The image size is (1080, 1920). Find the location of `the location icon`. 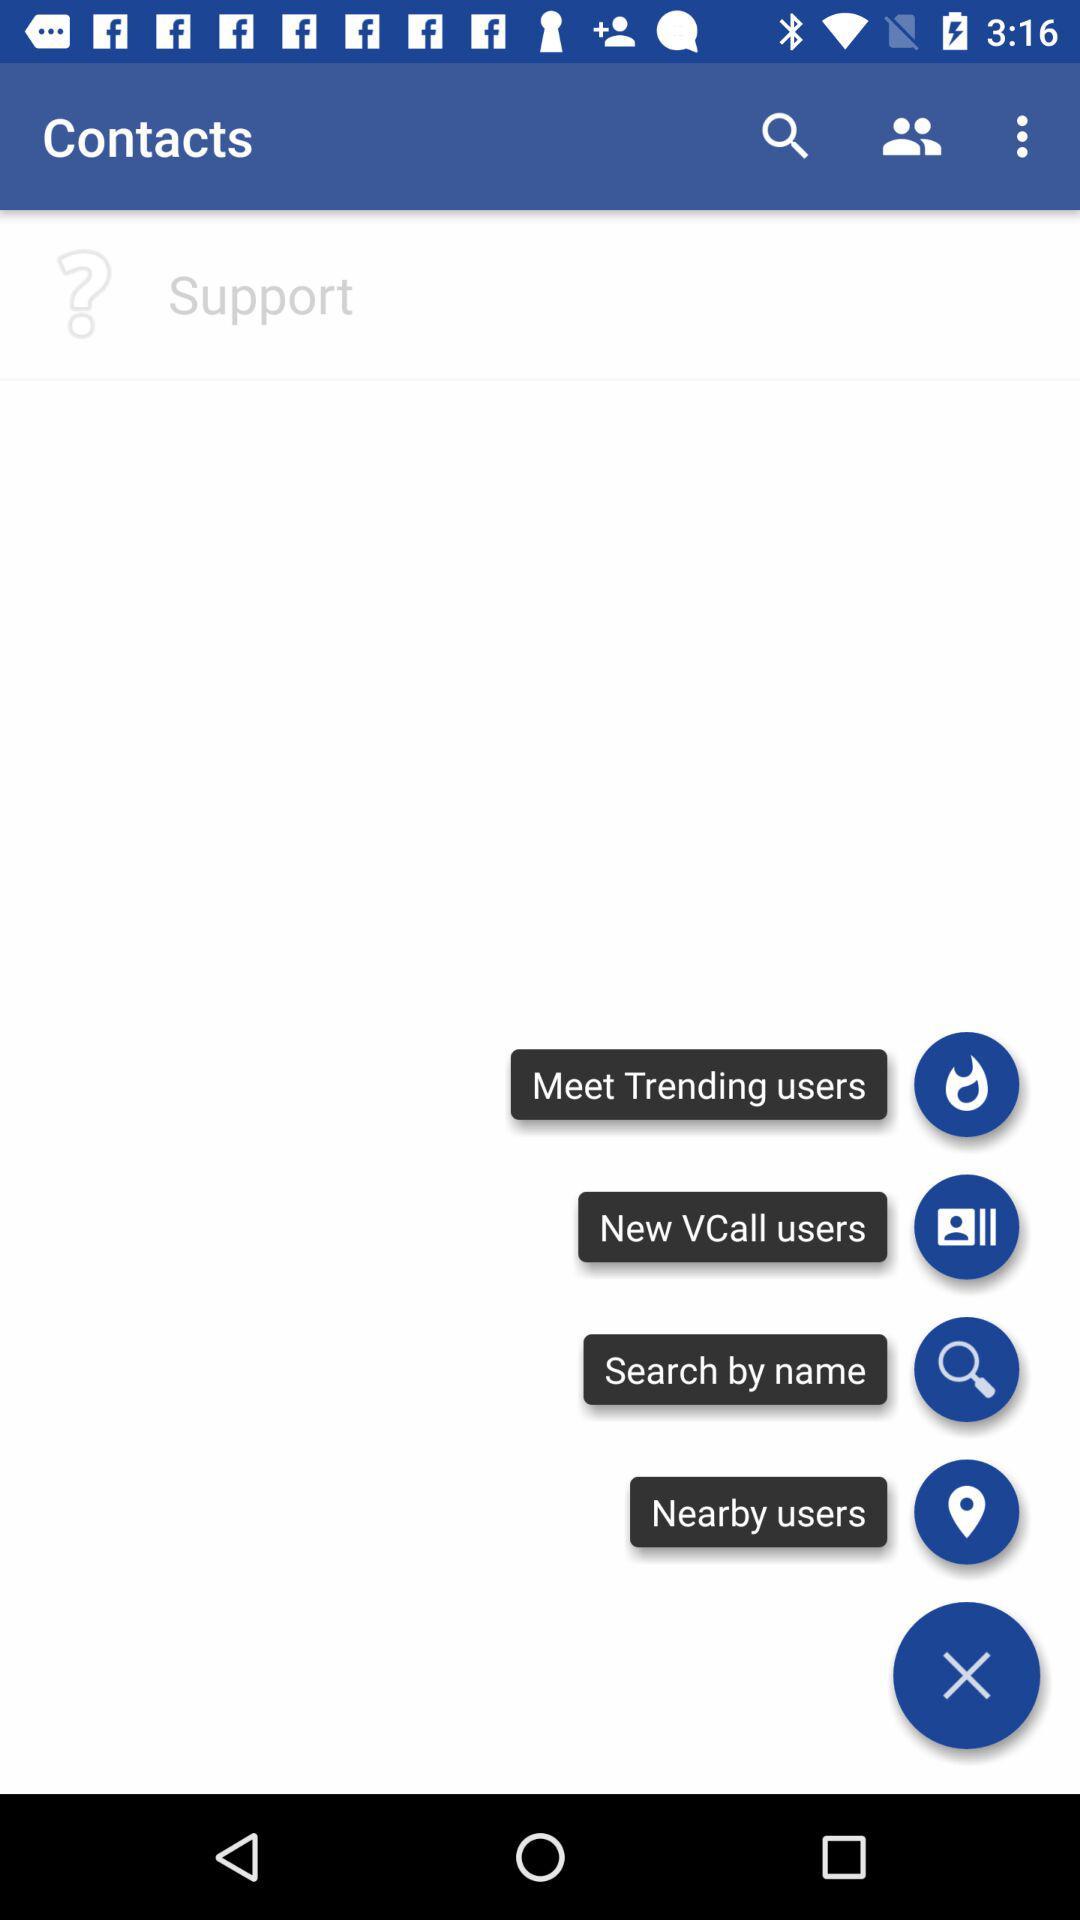

the location icon is located at coordinates (965, 1512).